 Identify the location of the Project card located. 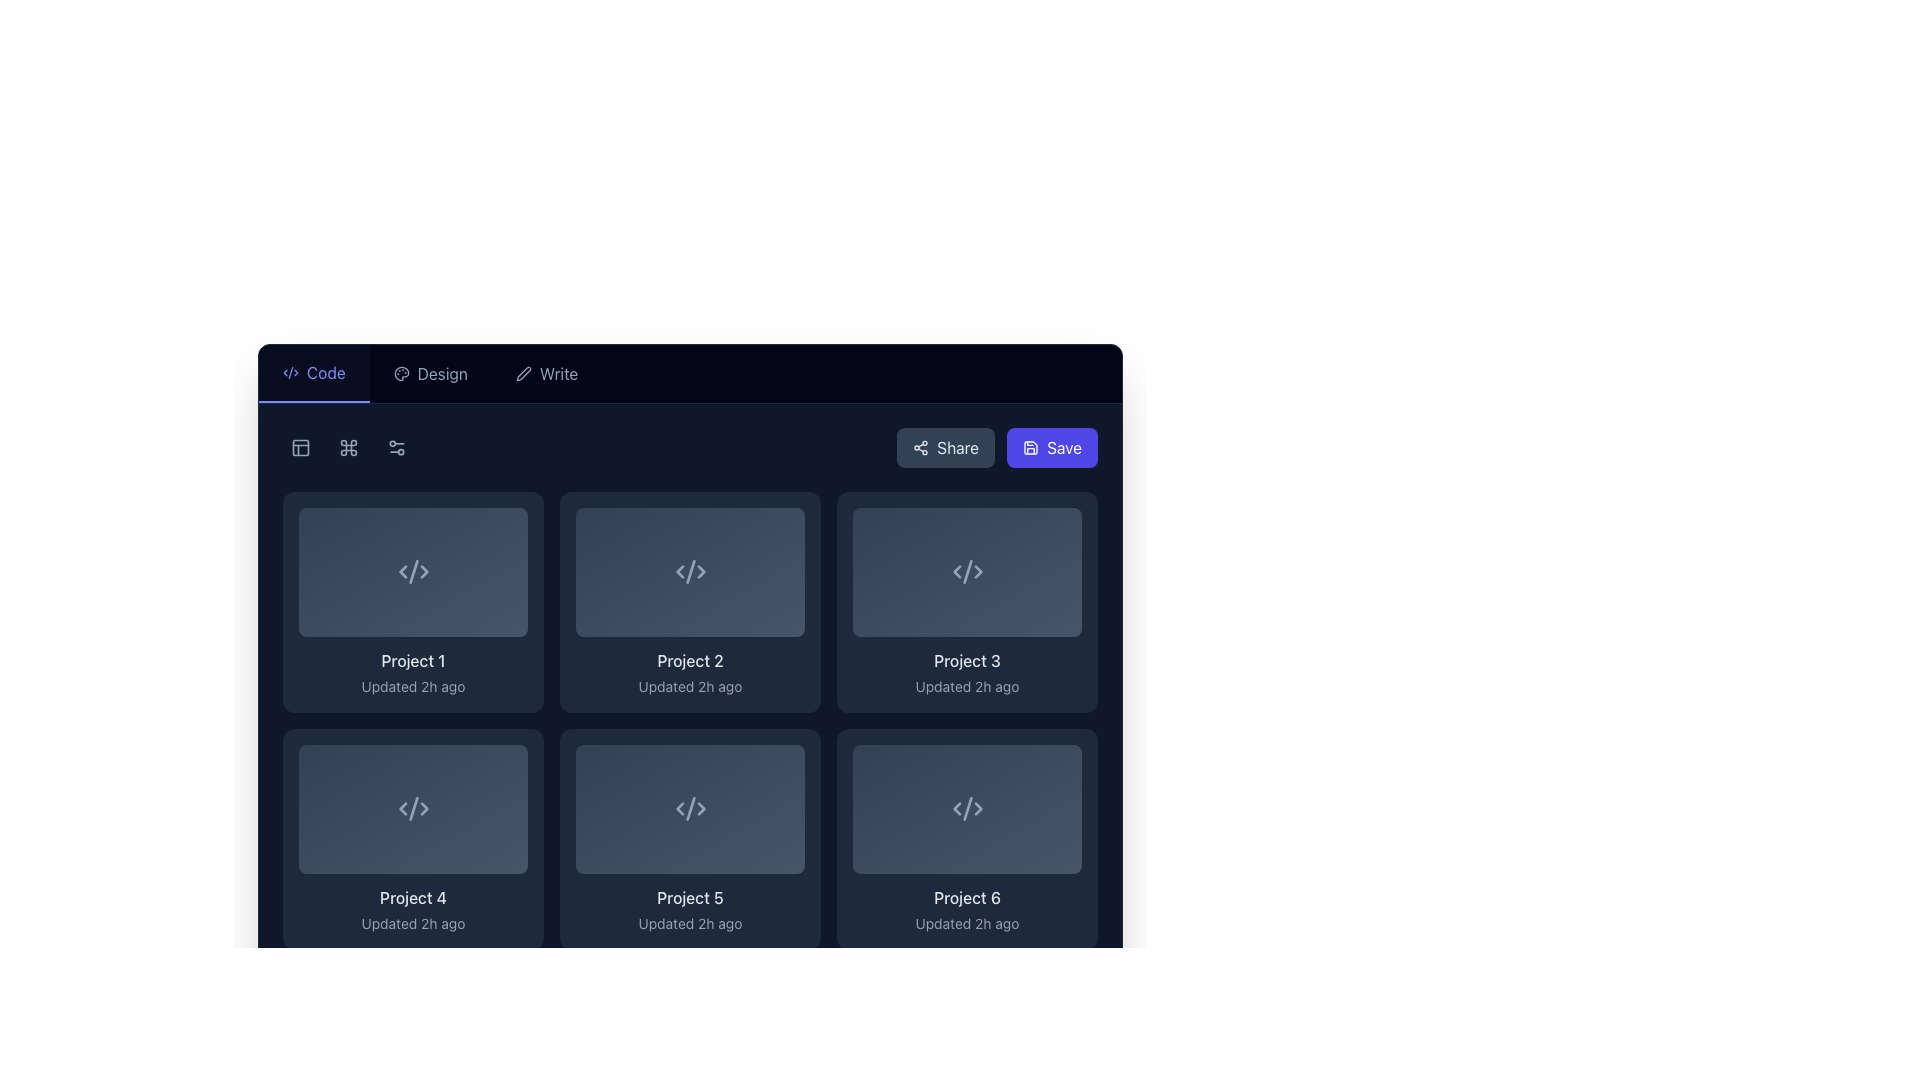
(412, 572).